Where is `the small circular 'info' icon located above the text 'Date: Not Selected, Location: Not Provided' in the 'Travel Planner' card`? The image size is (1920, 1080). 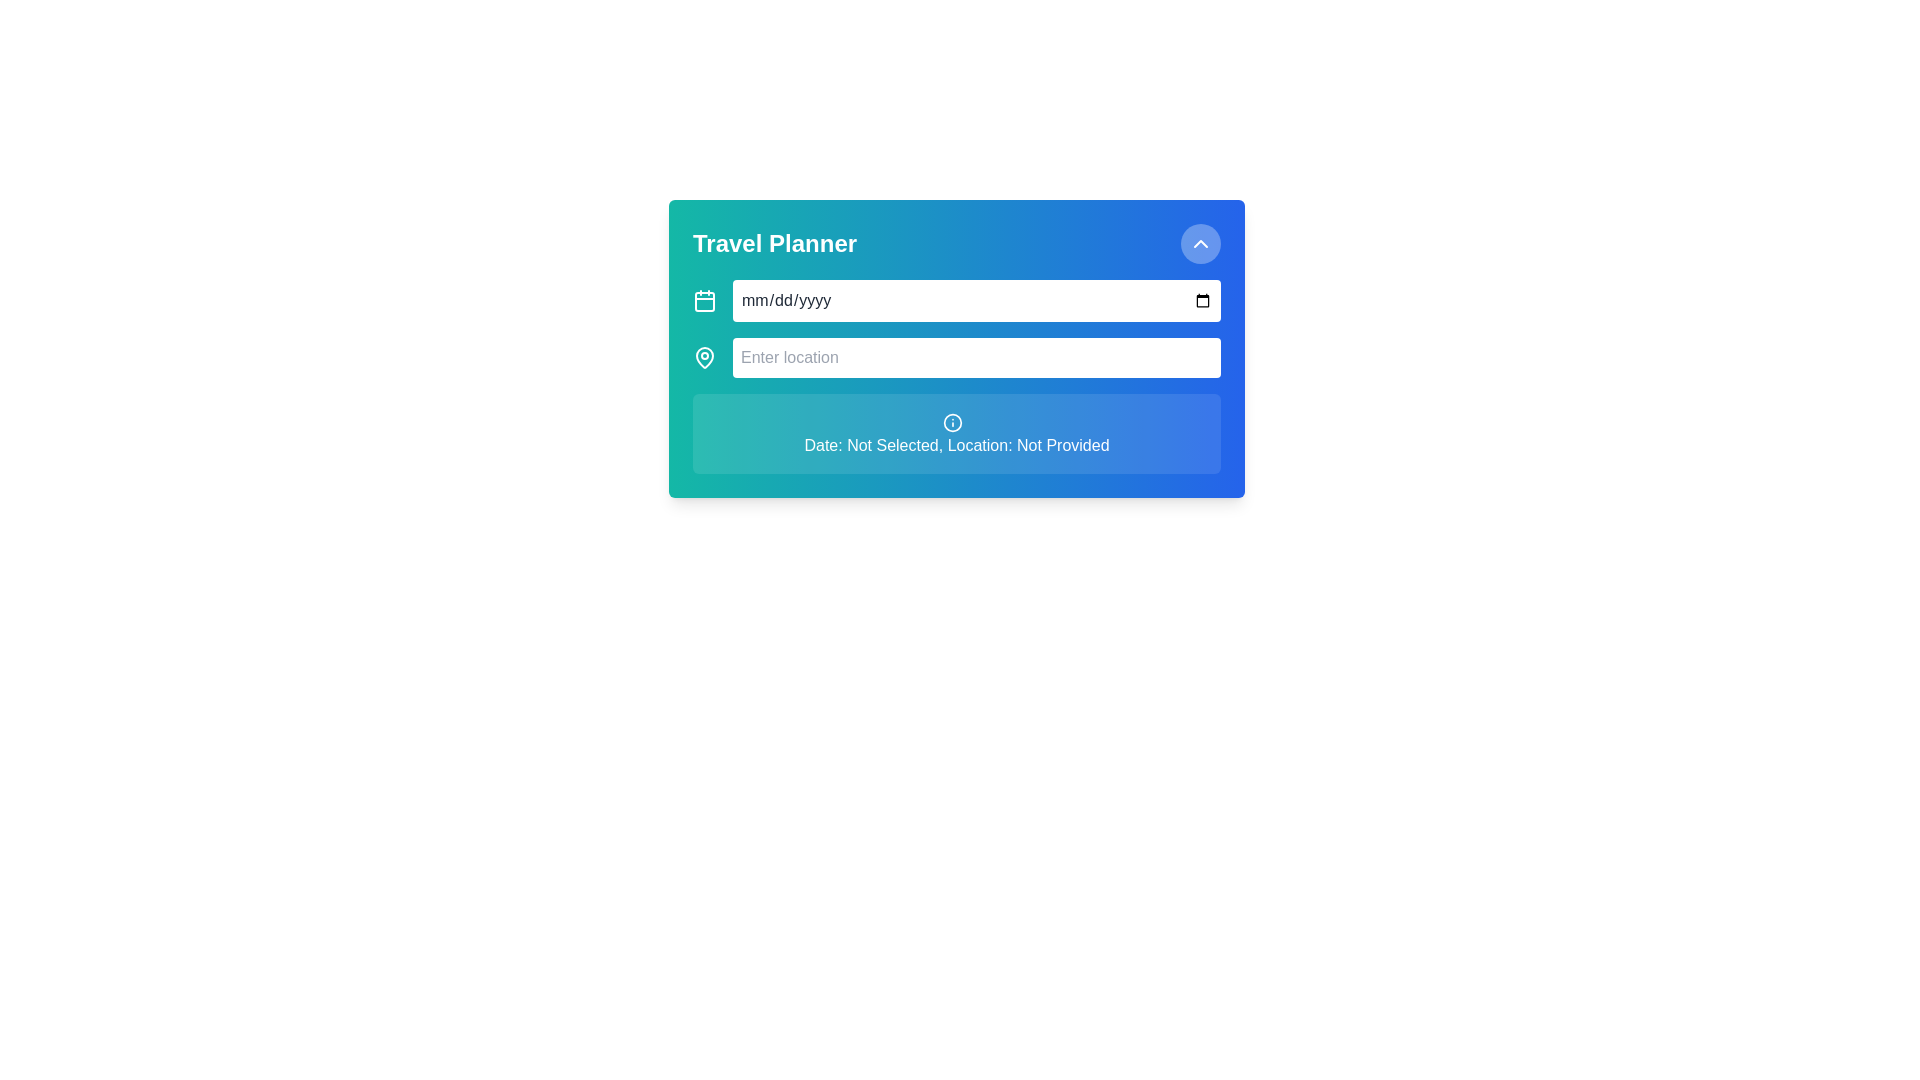
the small circular 'info' icon located above the text 'Date: Not Selected, Location: Not Provided' in the 'Travel Planner' card is located at coordinates (952, 420).